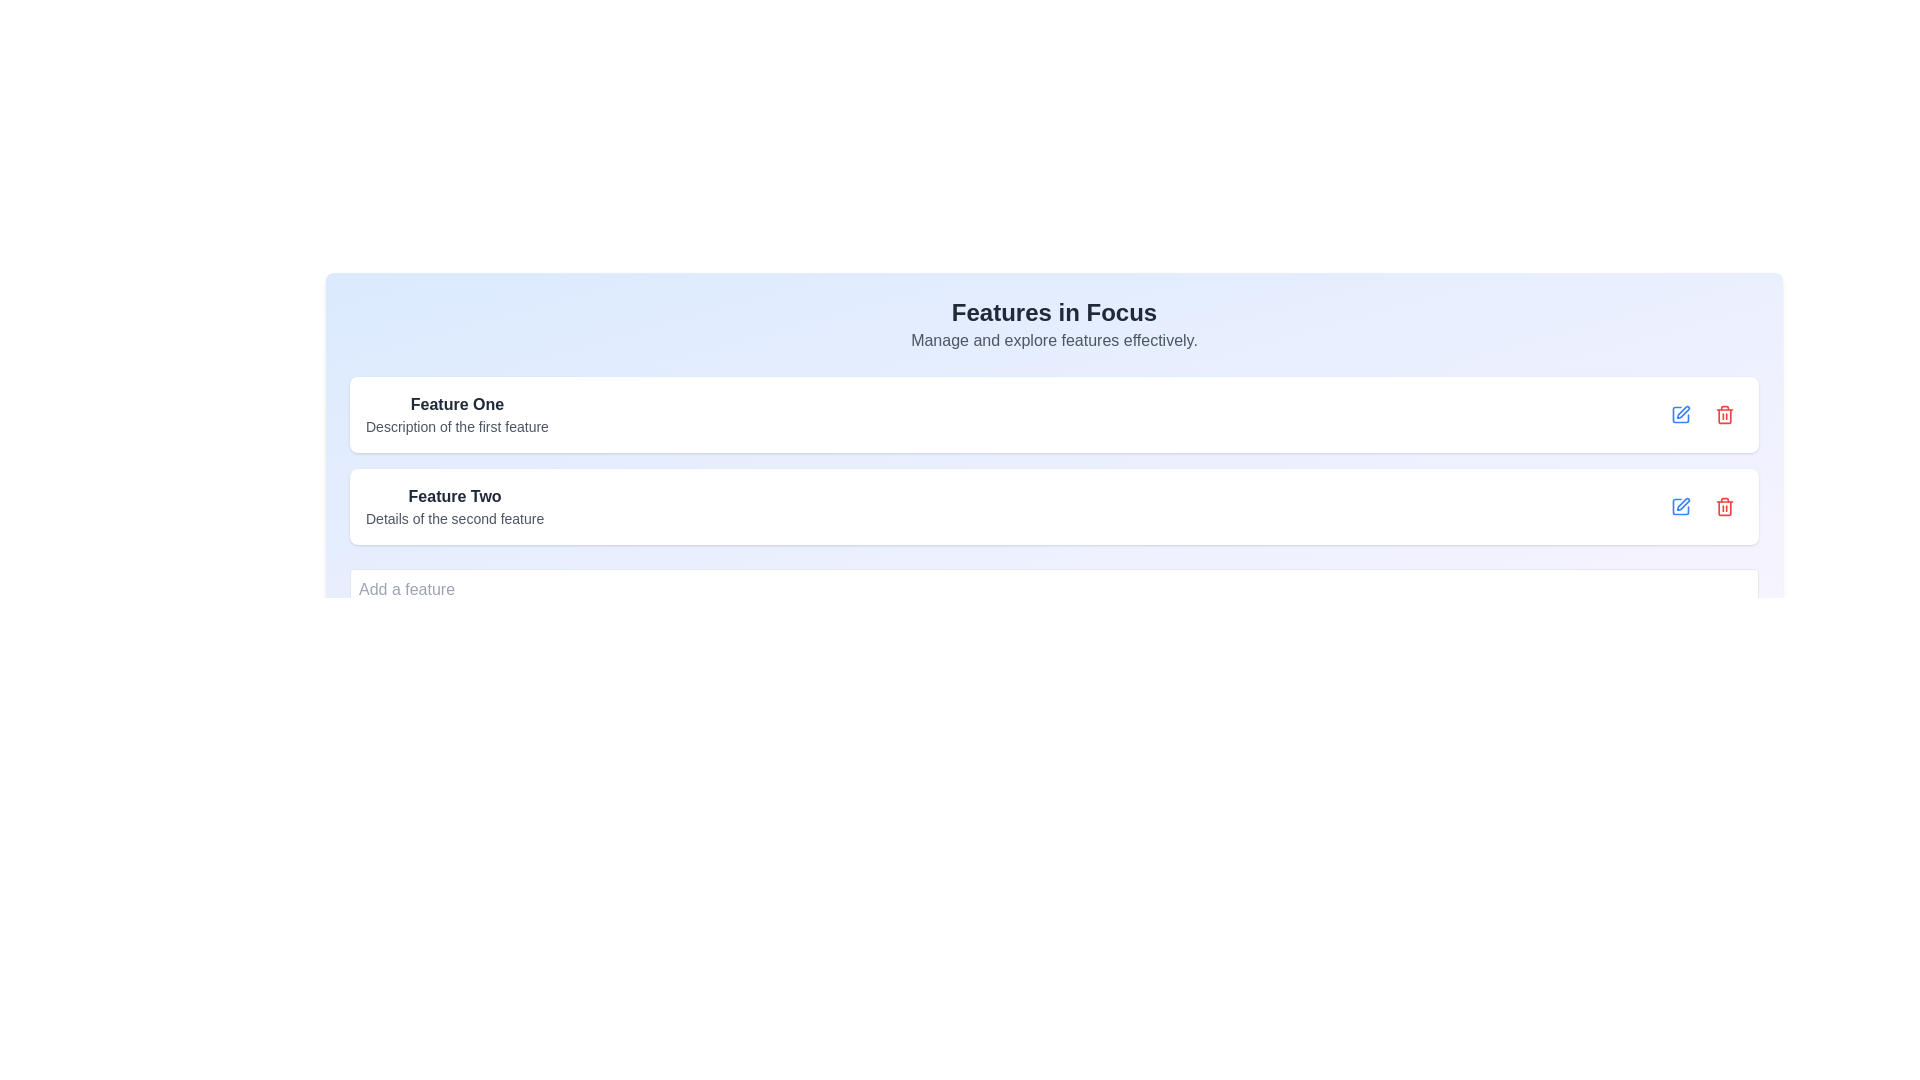 The width and height of the screenshot is (1920, 1080). What do you see at coordinates (1053, 339) in the screenshot?
I see `the descriptive subtitle text located below the heading 'Features in Focus' at the center of the application interface` at bounding box center [1053, 339].